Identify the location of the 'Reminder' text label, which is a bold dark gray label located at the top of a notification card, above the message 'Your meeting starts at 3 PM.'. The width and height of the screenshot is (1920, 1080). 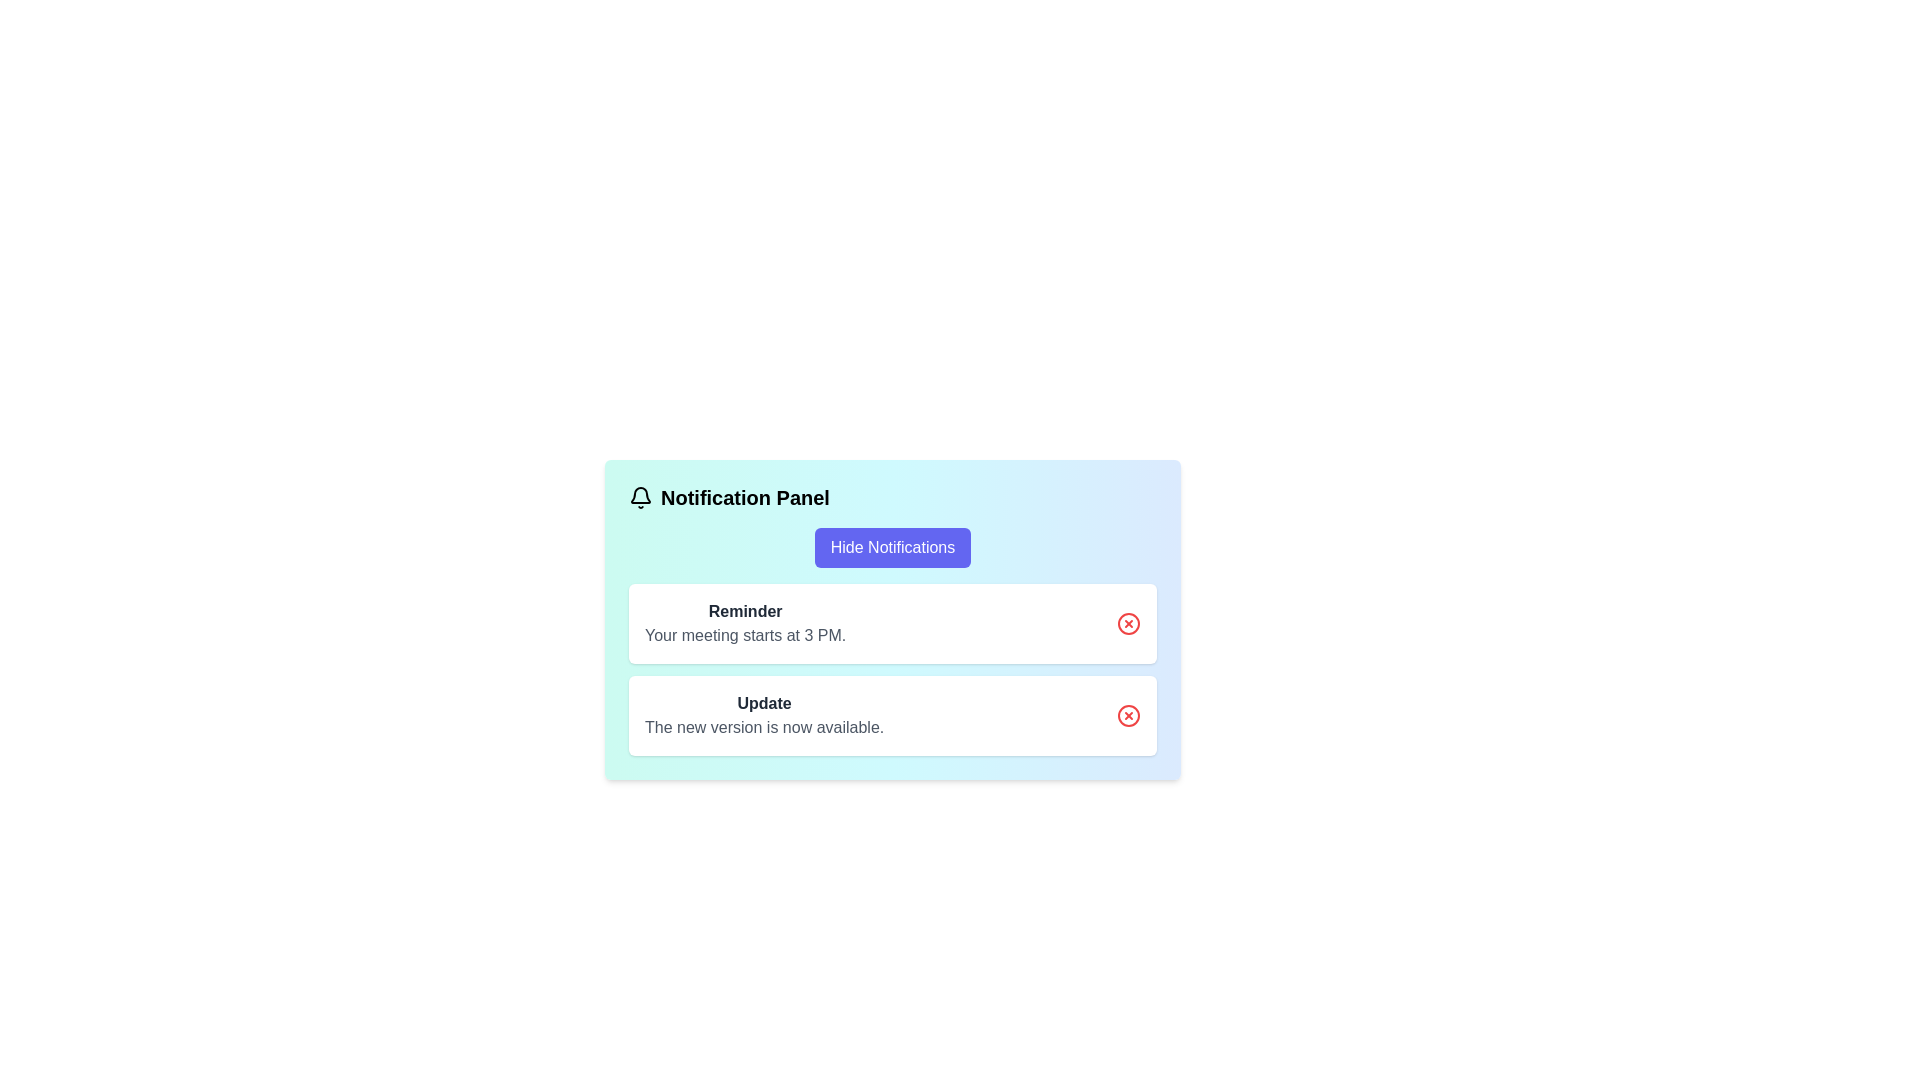
(744, 611).